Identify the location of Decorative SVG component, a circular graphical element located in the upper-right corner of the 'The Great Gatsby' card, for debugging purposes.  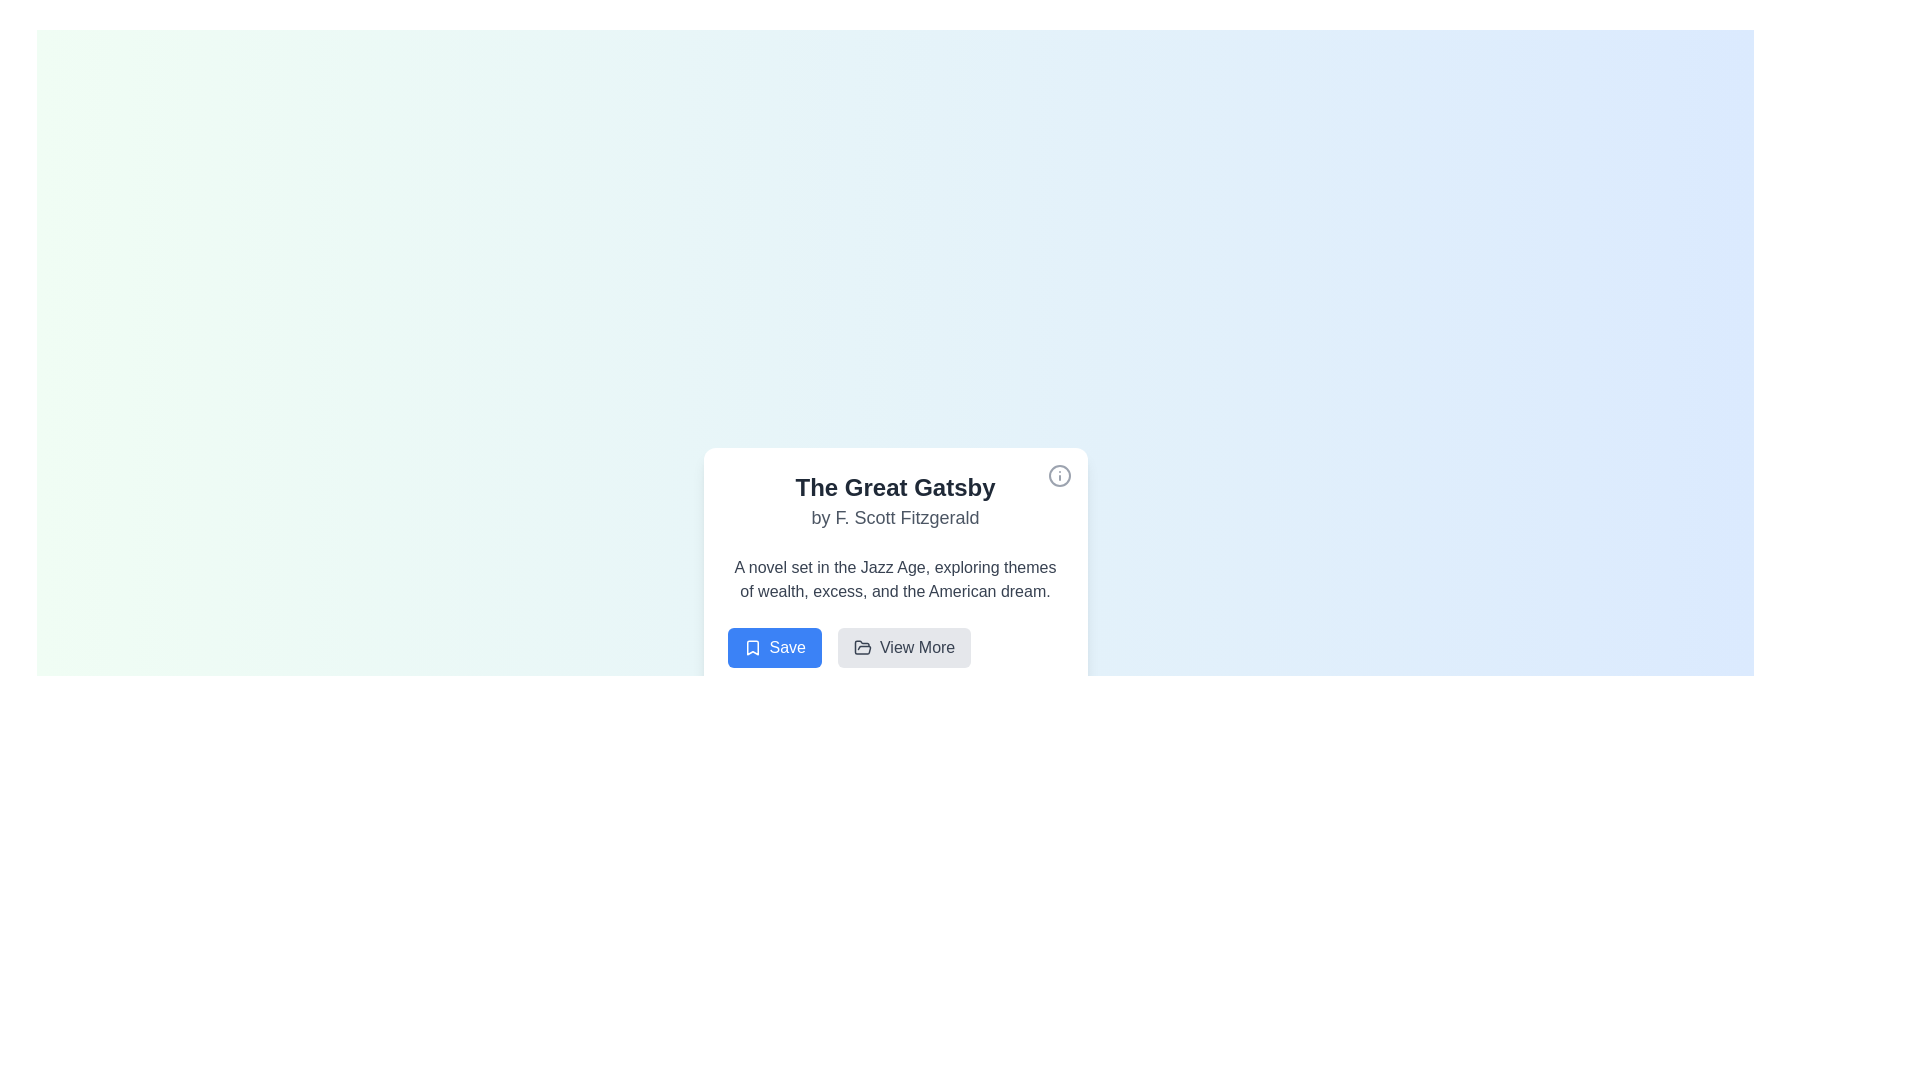
(1058, 475).